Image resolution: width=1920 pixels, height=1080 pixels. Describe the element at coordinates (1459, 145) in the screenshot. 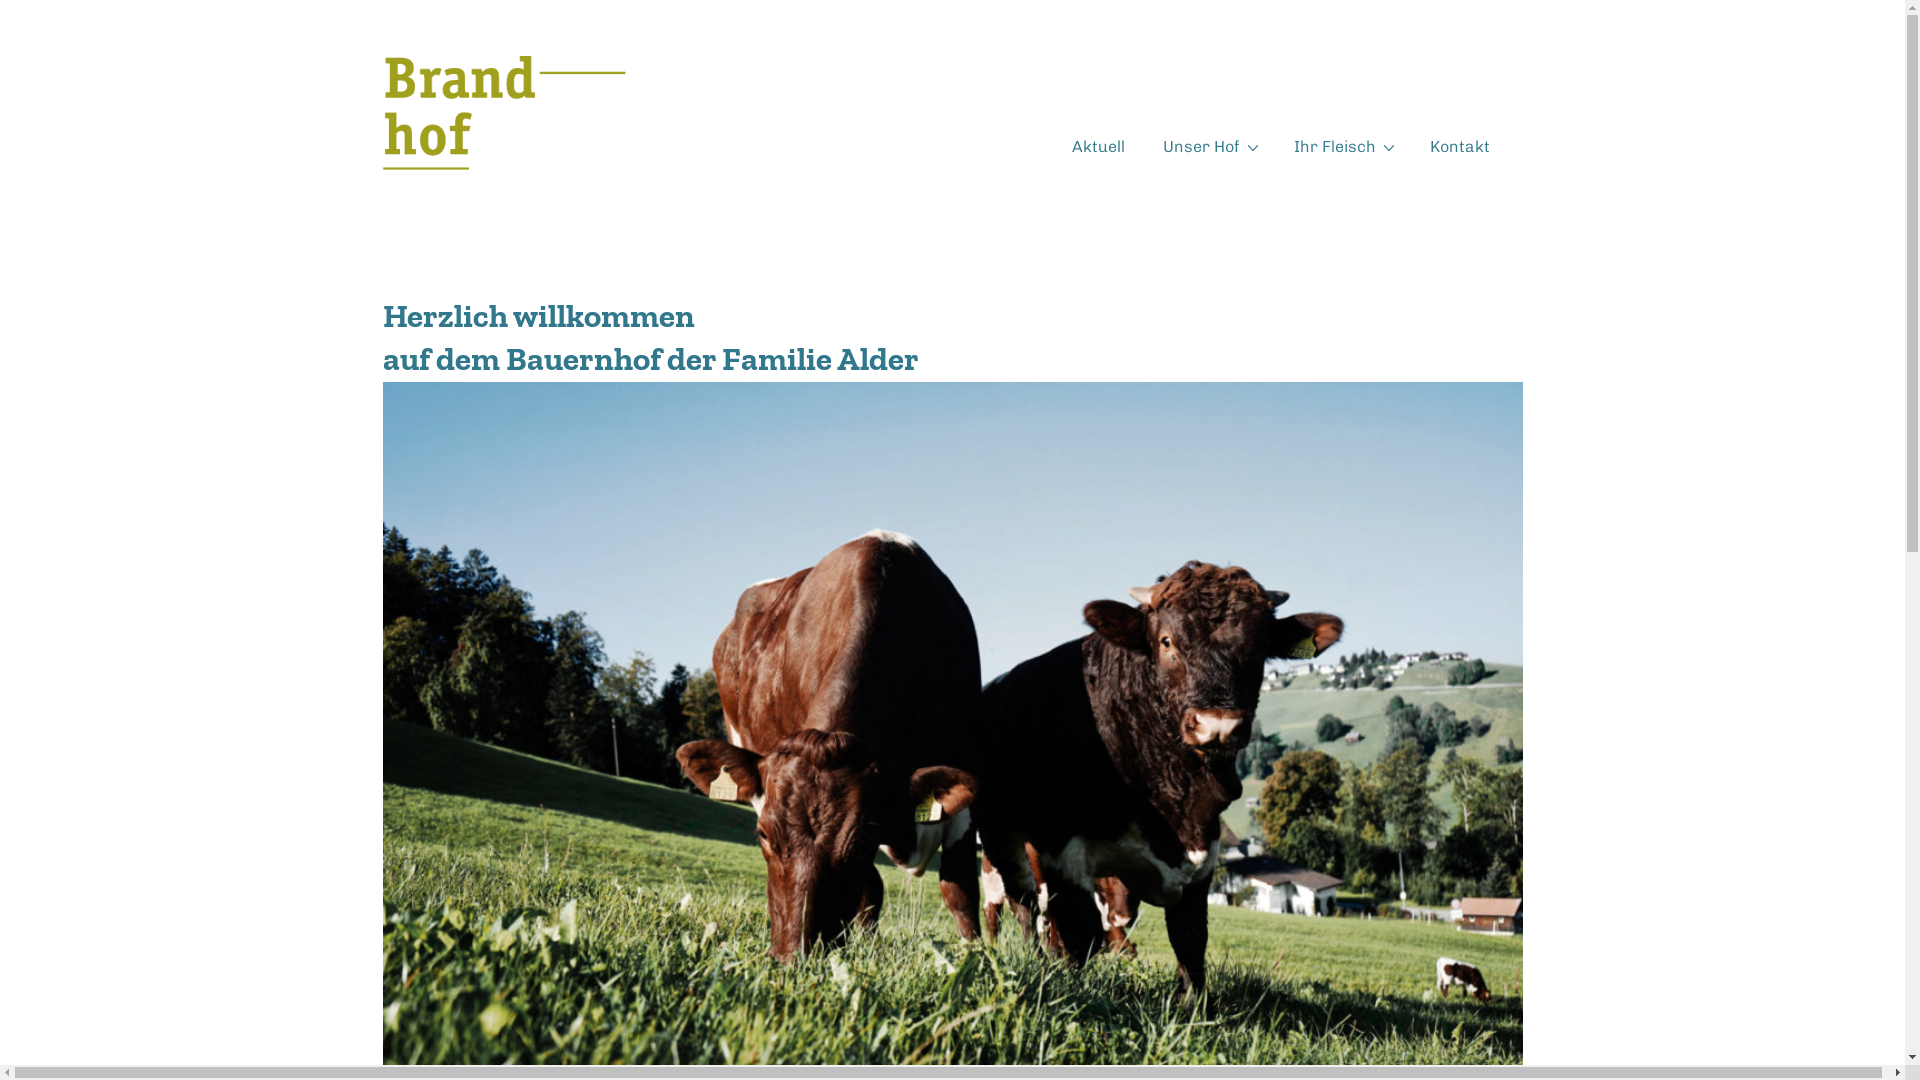

I see `'Kontakt'` at that location.